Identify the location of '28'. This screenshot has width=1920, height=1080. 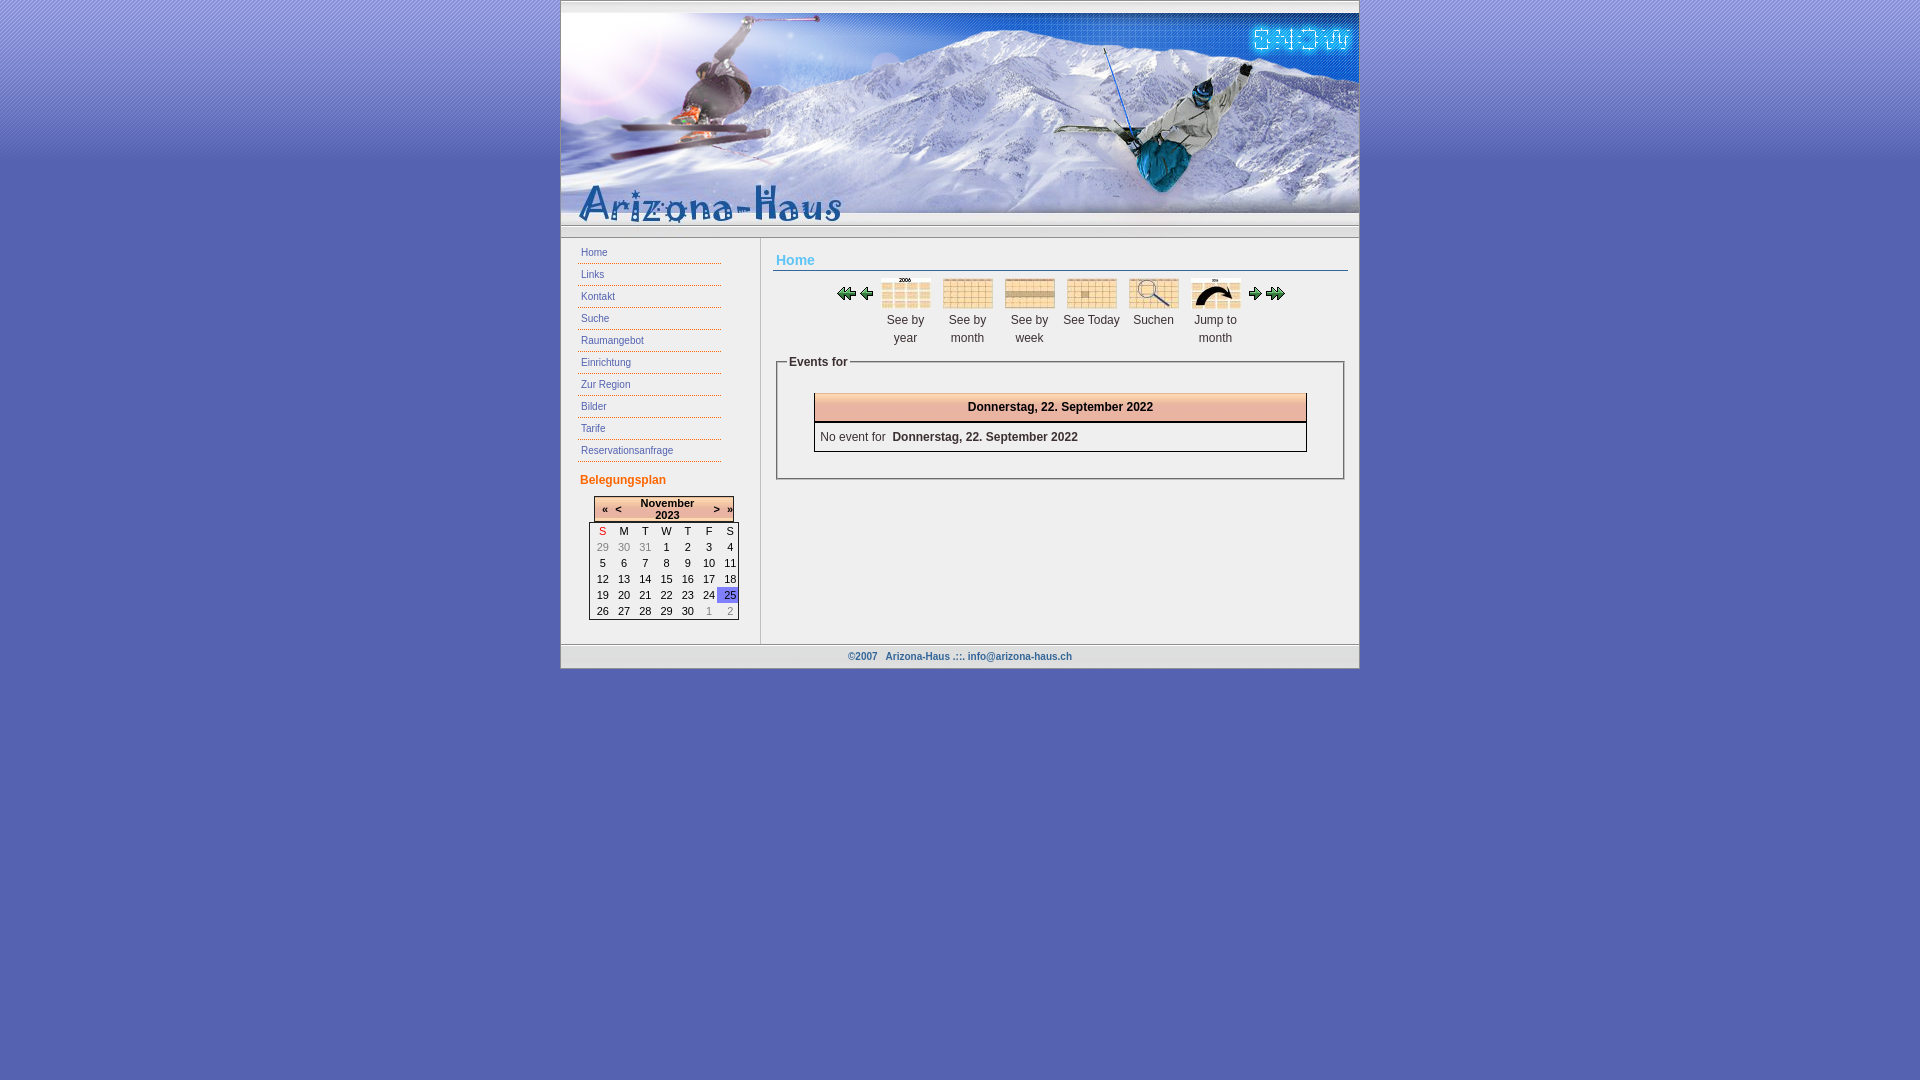
(644, 609).